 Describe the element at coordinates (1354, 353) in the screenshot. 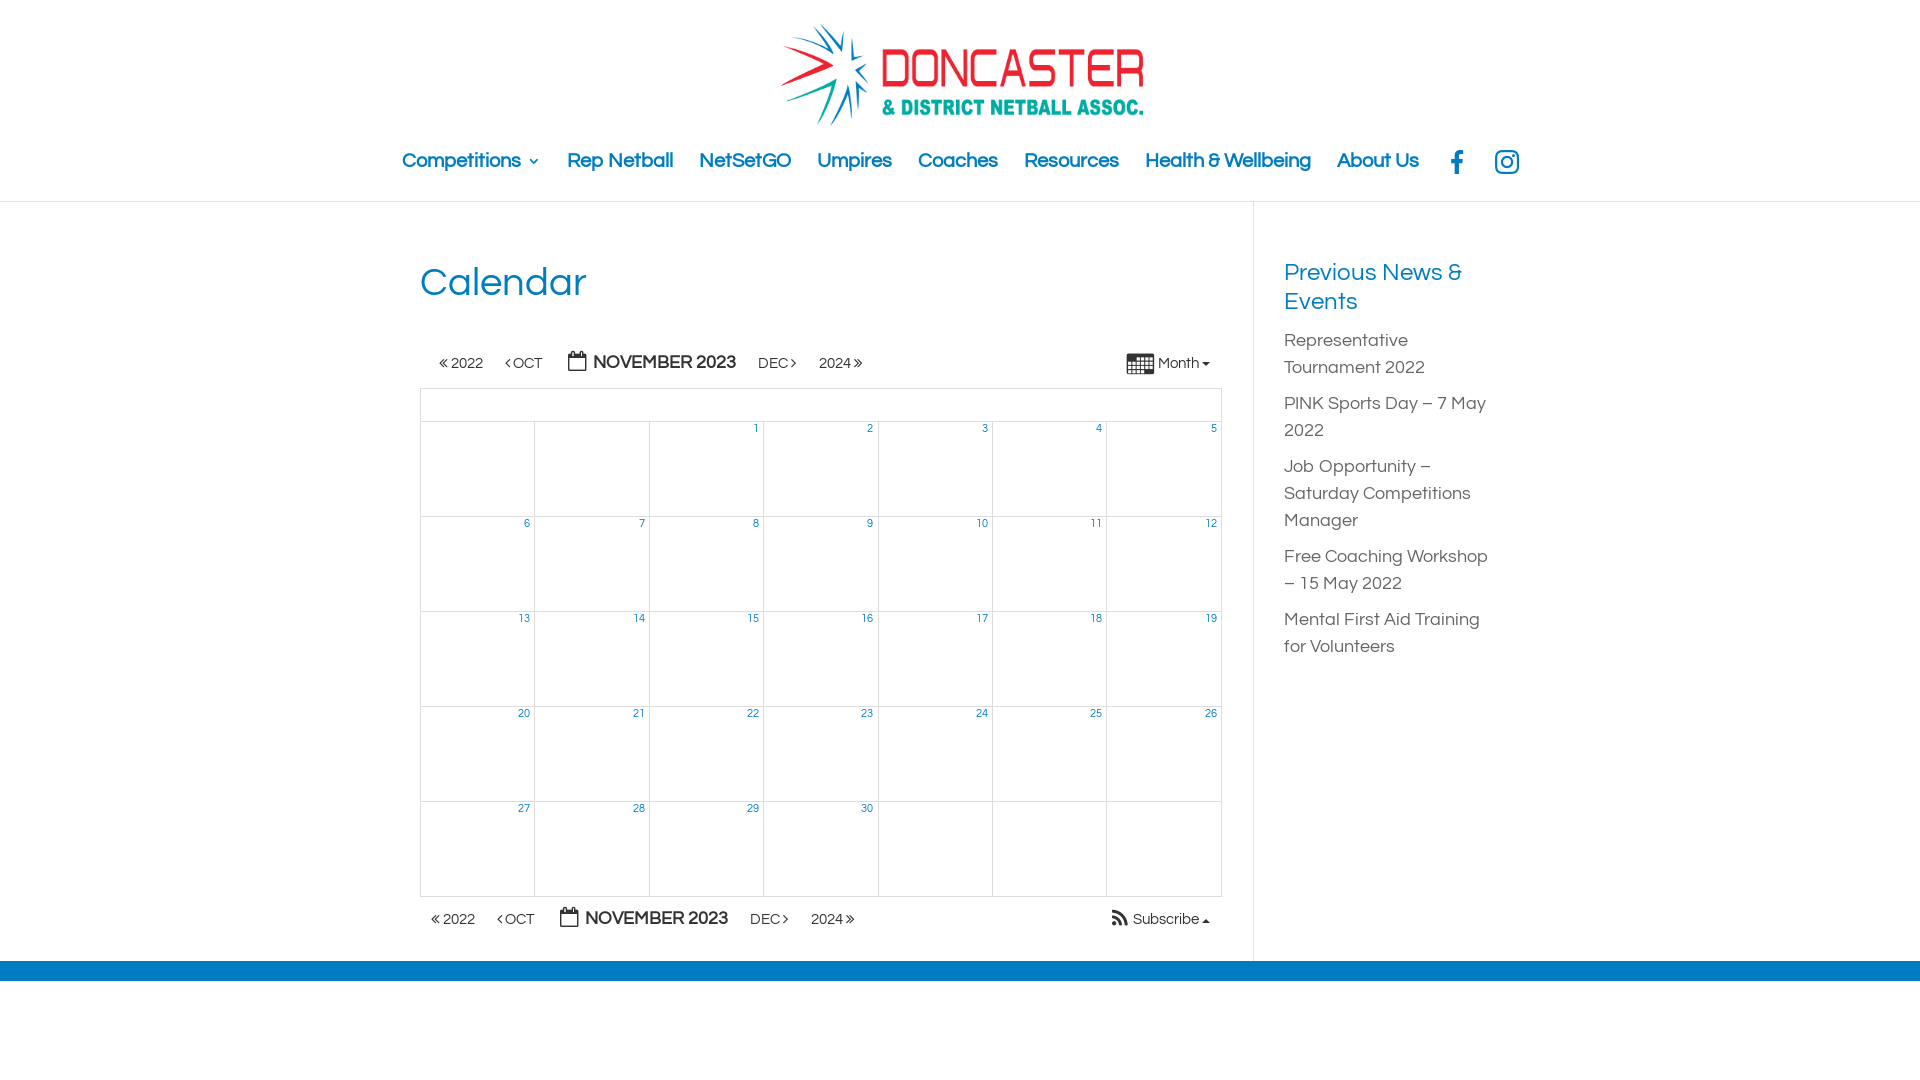

I see `'Representative Tournament 2022'` at that location.